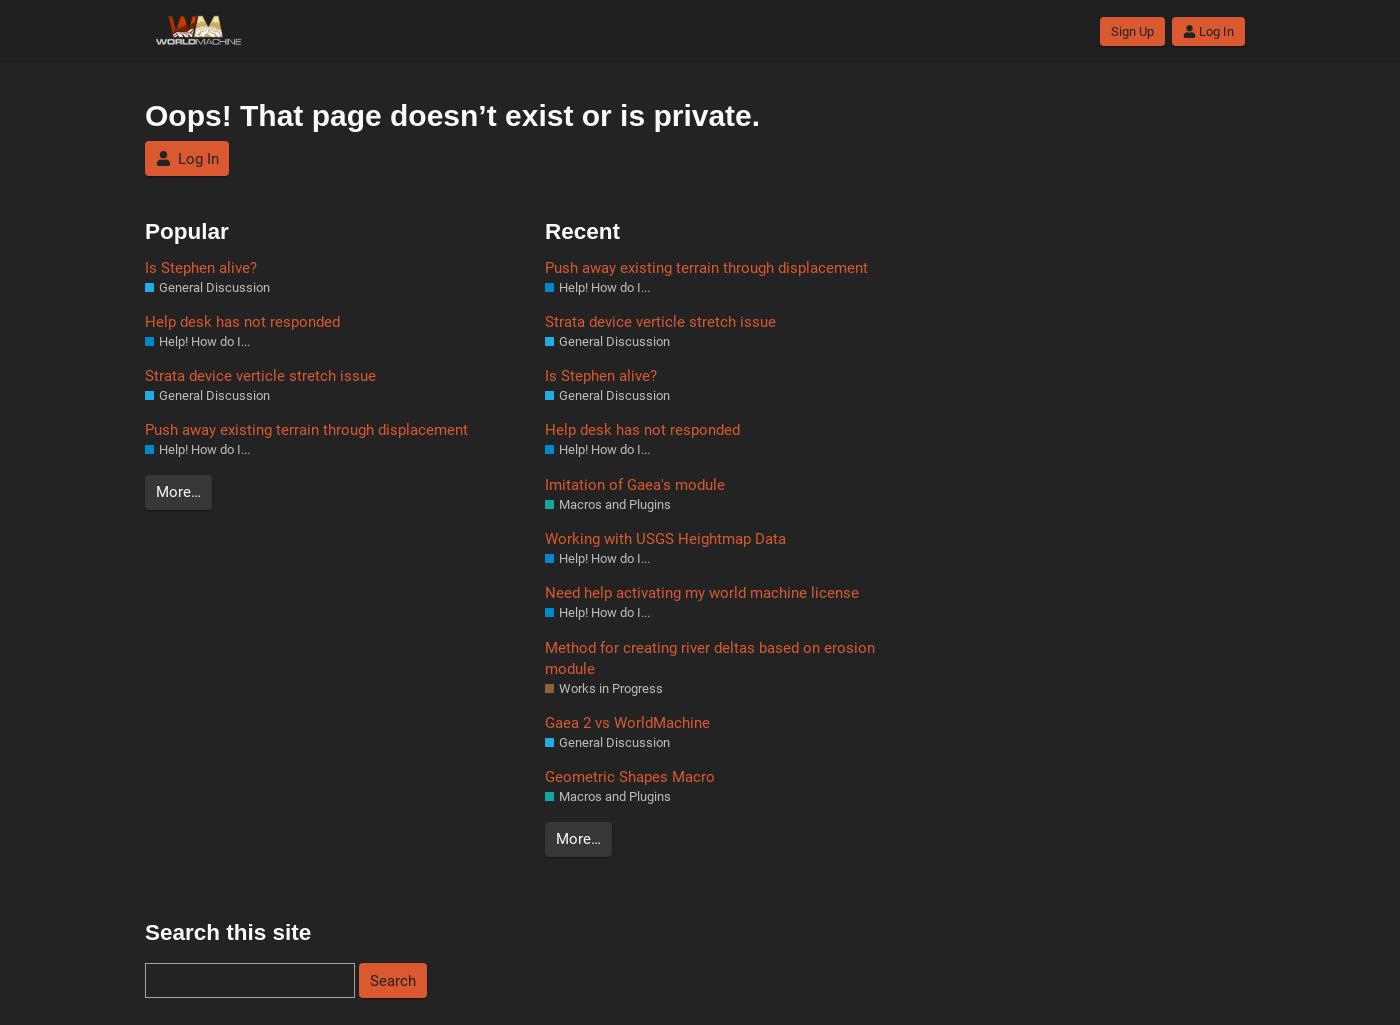  What do you see at coordinates (627, 721) in the screenshot?
I see `'Gaea 2 vs WorldMachine'` at bounding box center [627, 721].